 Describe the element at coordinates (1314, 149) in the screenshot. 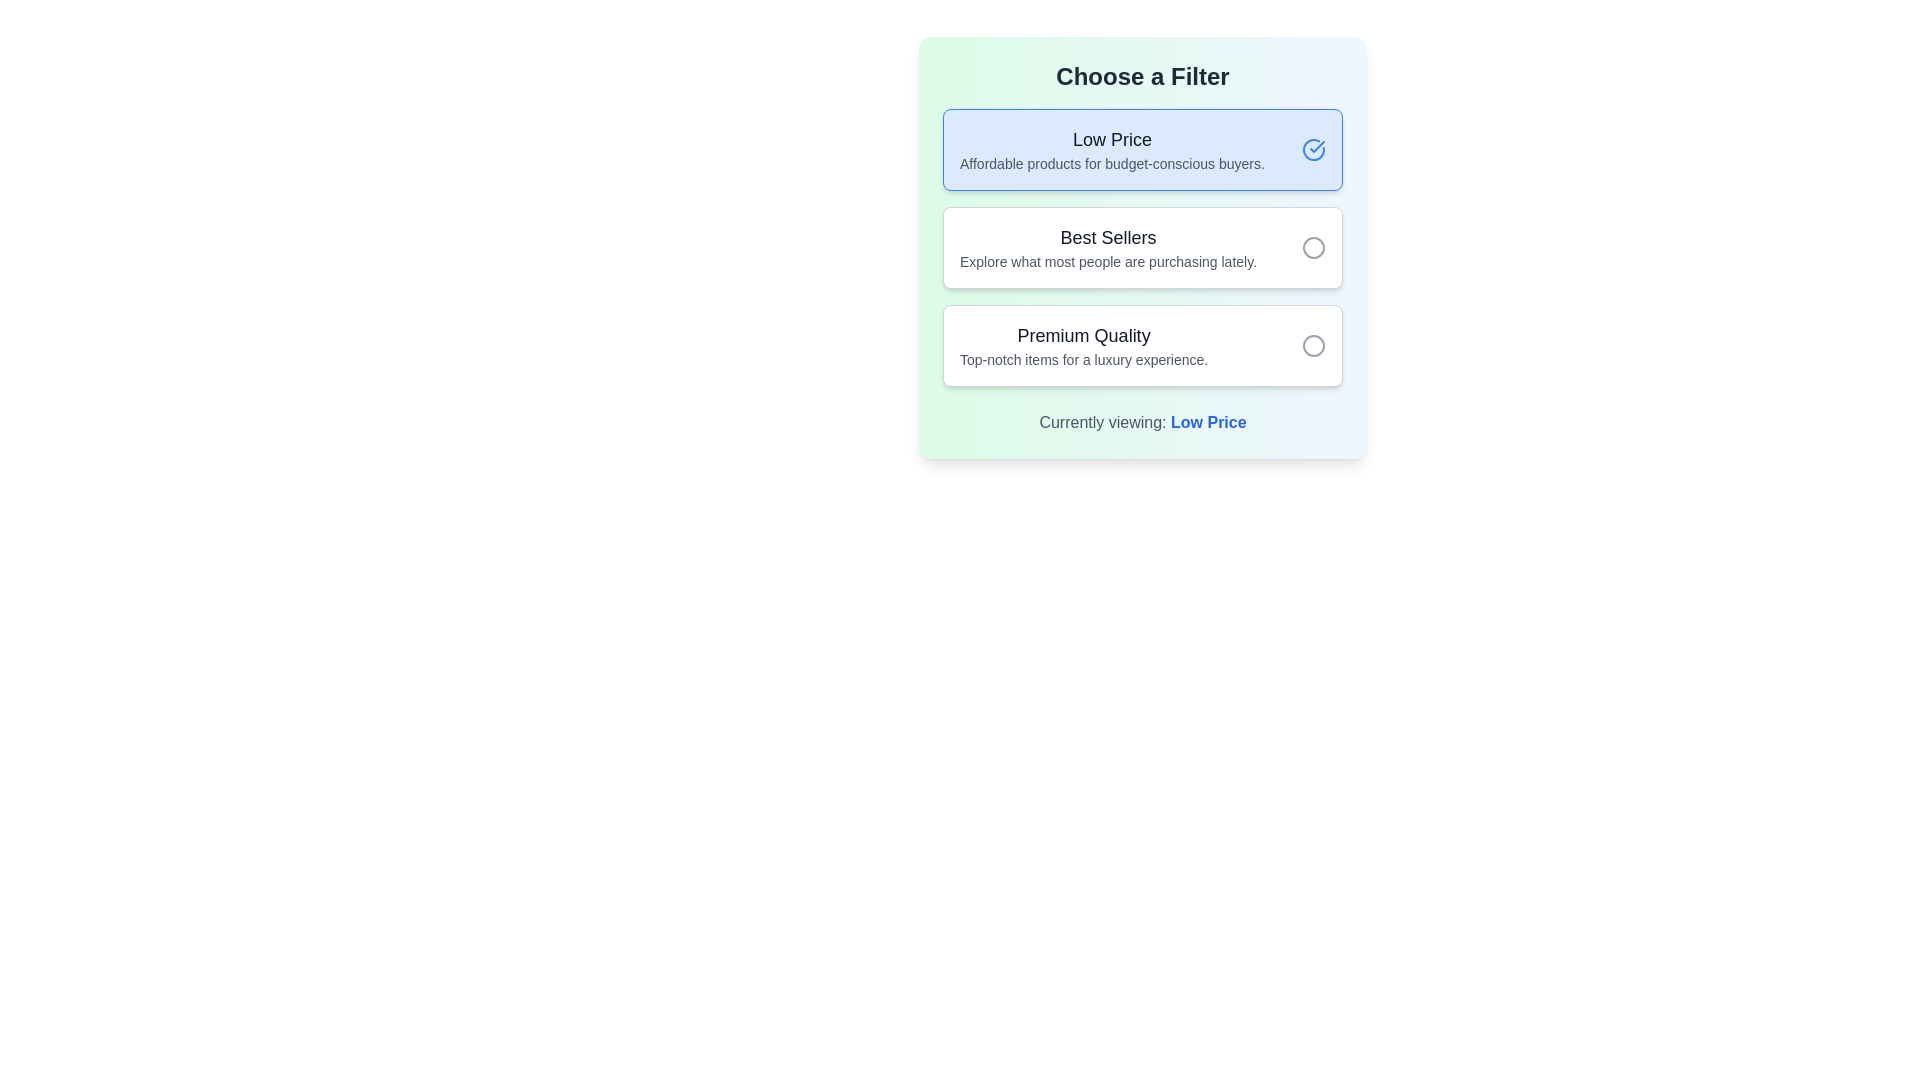

I see `the circular checkmark icon with a blue outline located to the far right of the 'Low Price' section` at that location.